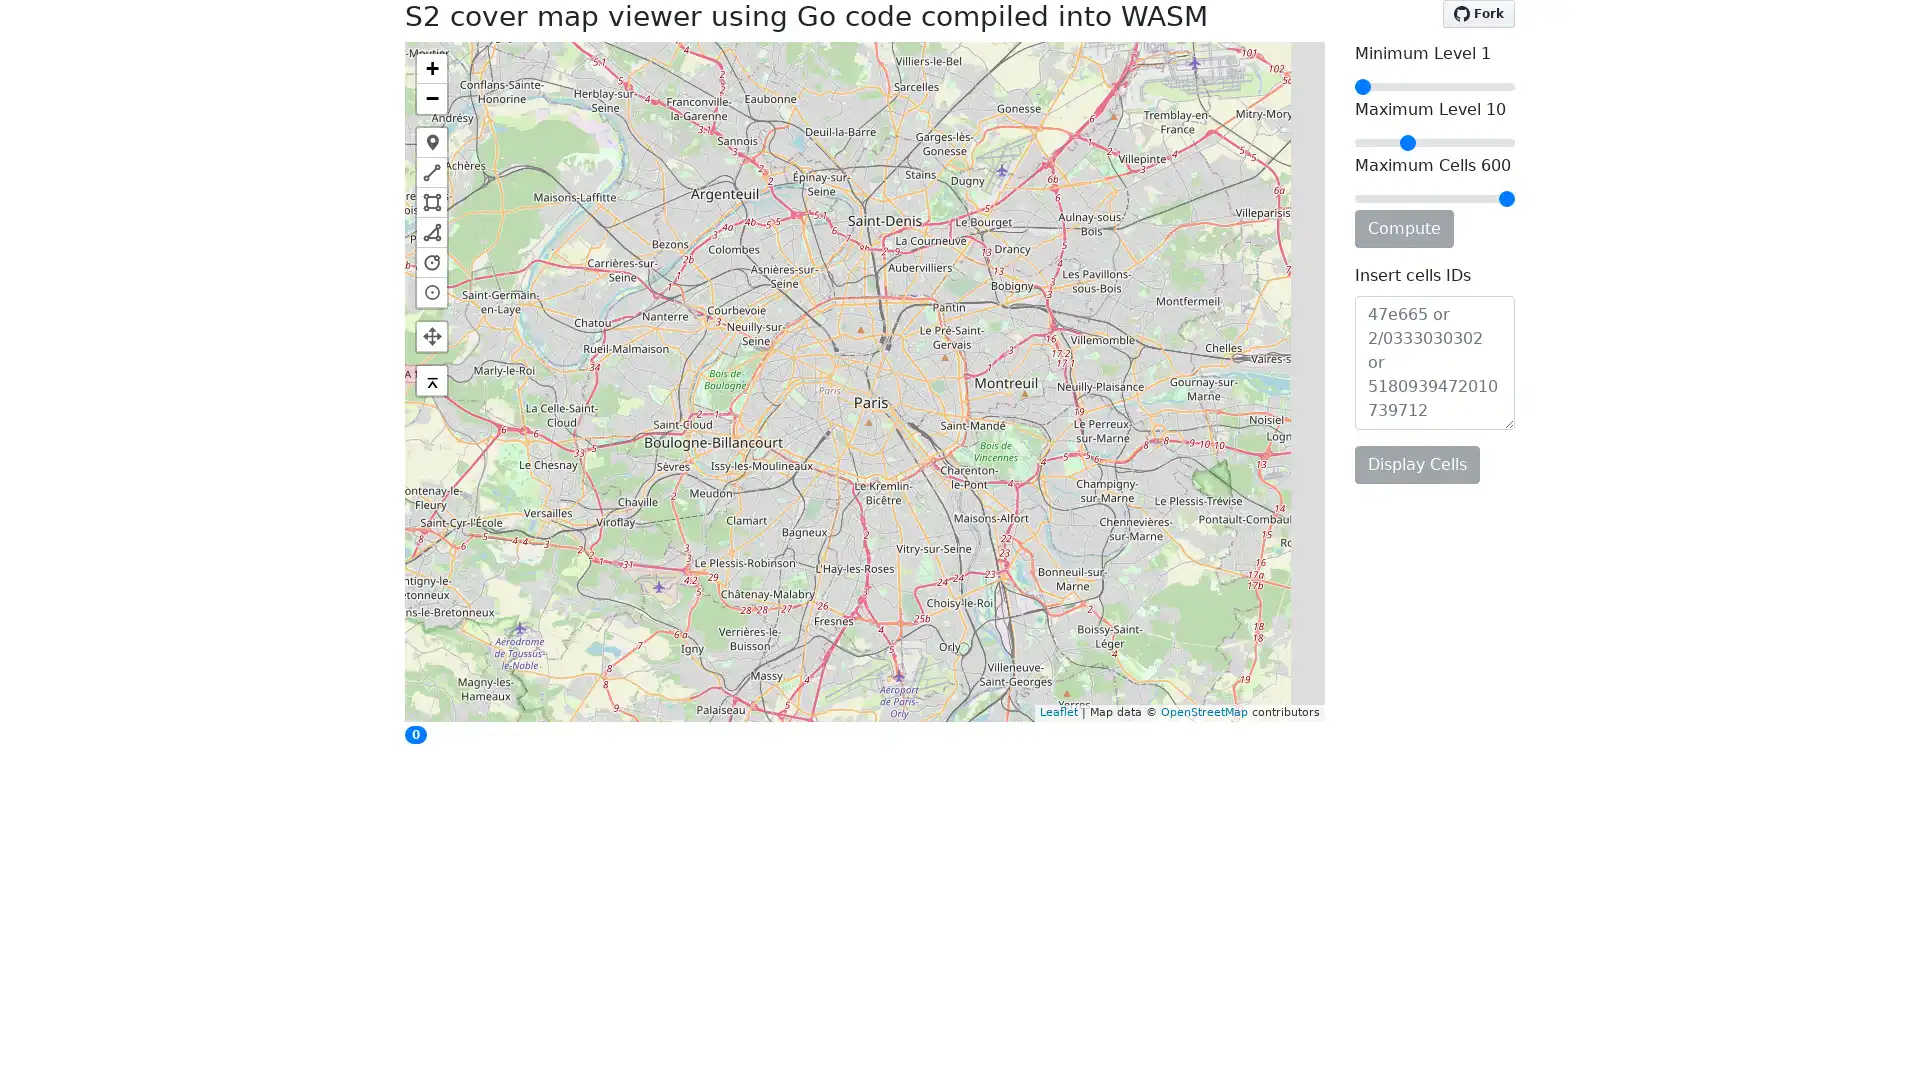 The width and height of the screenshot is (1920, 1080). I want to click on Display Cells, so click(1416, 463).